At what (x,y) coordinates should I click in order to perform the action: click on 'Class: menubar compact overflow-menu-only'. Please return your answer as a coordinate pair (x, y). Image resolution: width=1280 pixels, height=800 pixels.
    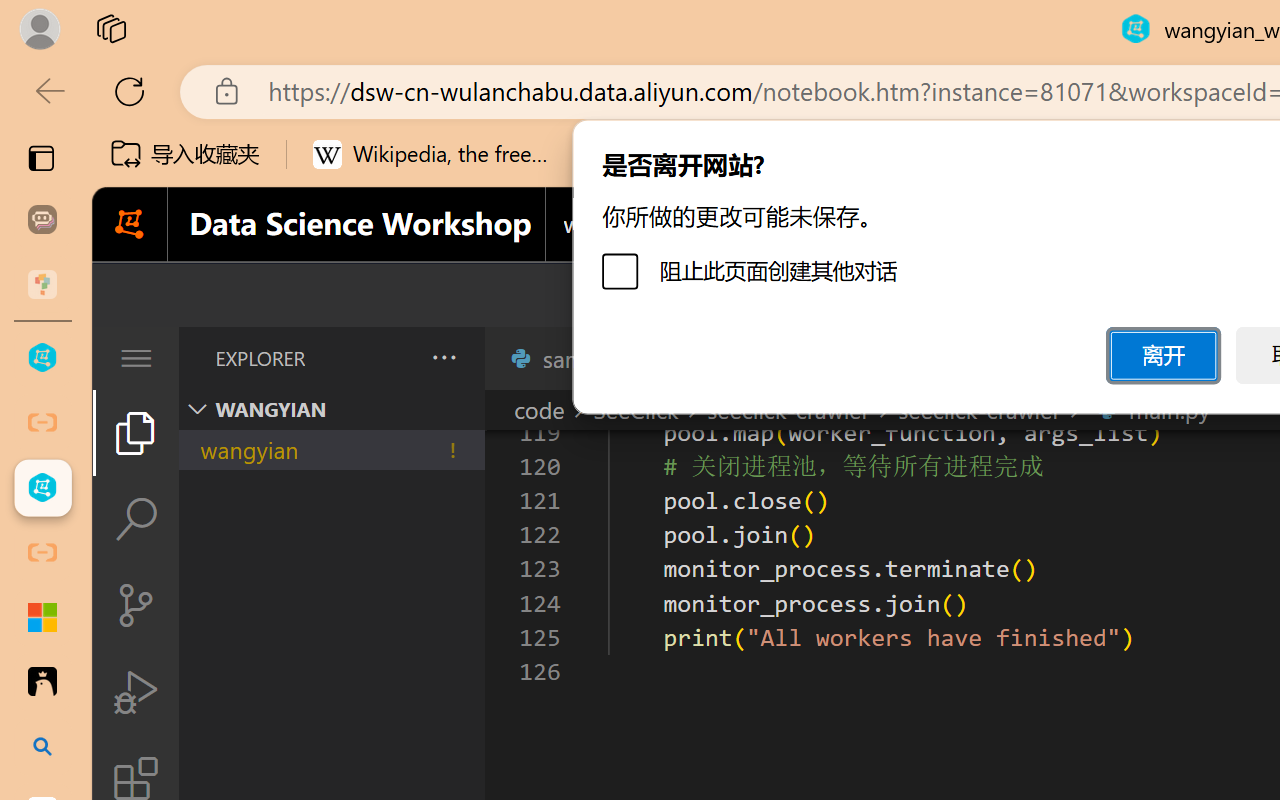
    Looking at the image, I should click on (134, 358).